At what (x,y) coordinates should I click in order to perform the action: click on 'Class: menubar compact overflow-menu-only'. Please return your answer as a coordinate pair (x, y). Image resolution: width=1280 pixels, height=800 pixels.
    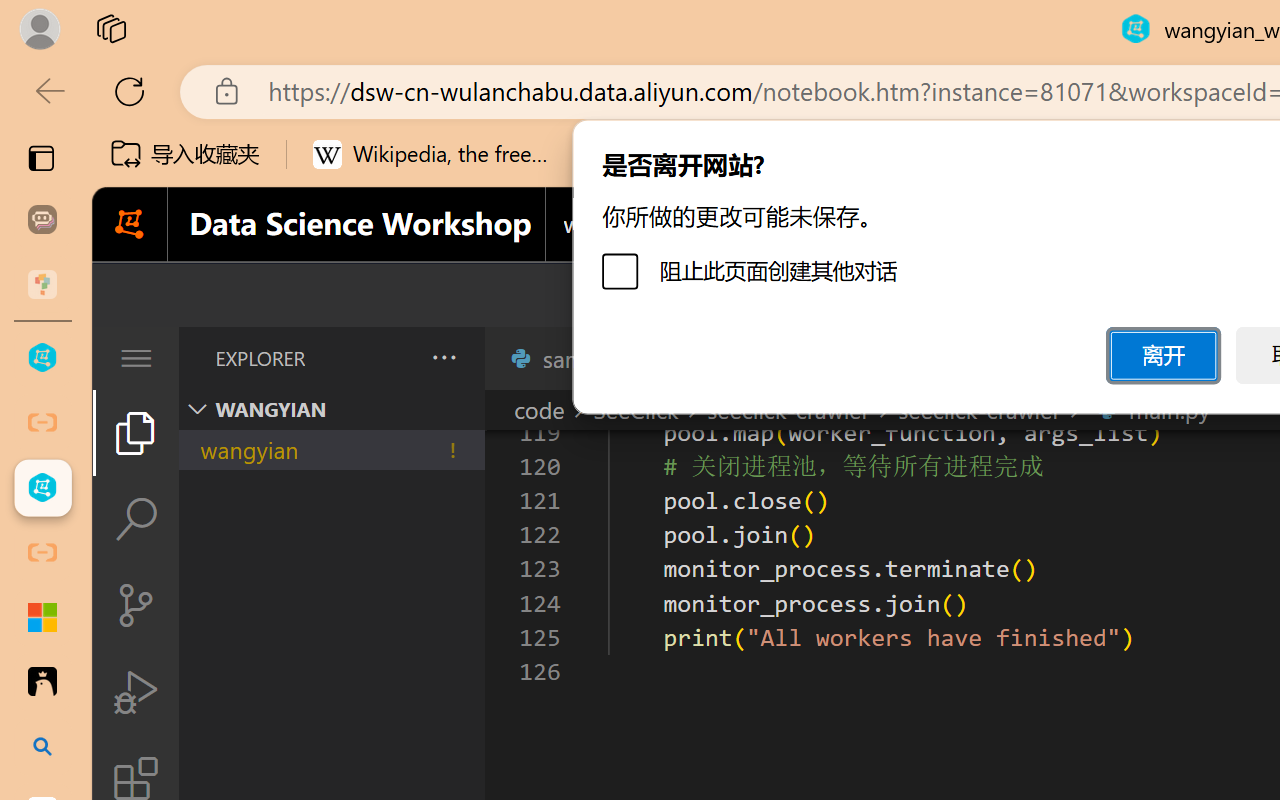
    Looking at the image, I should click on (134, 358).